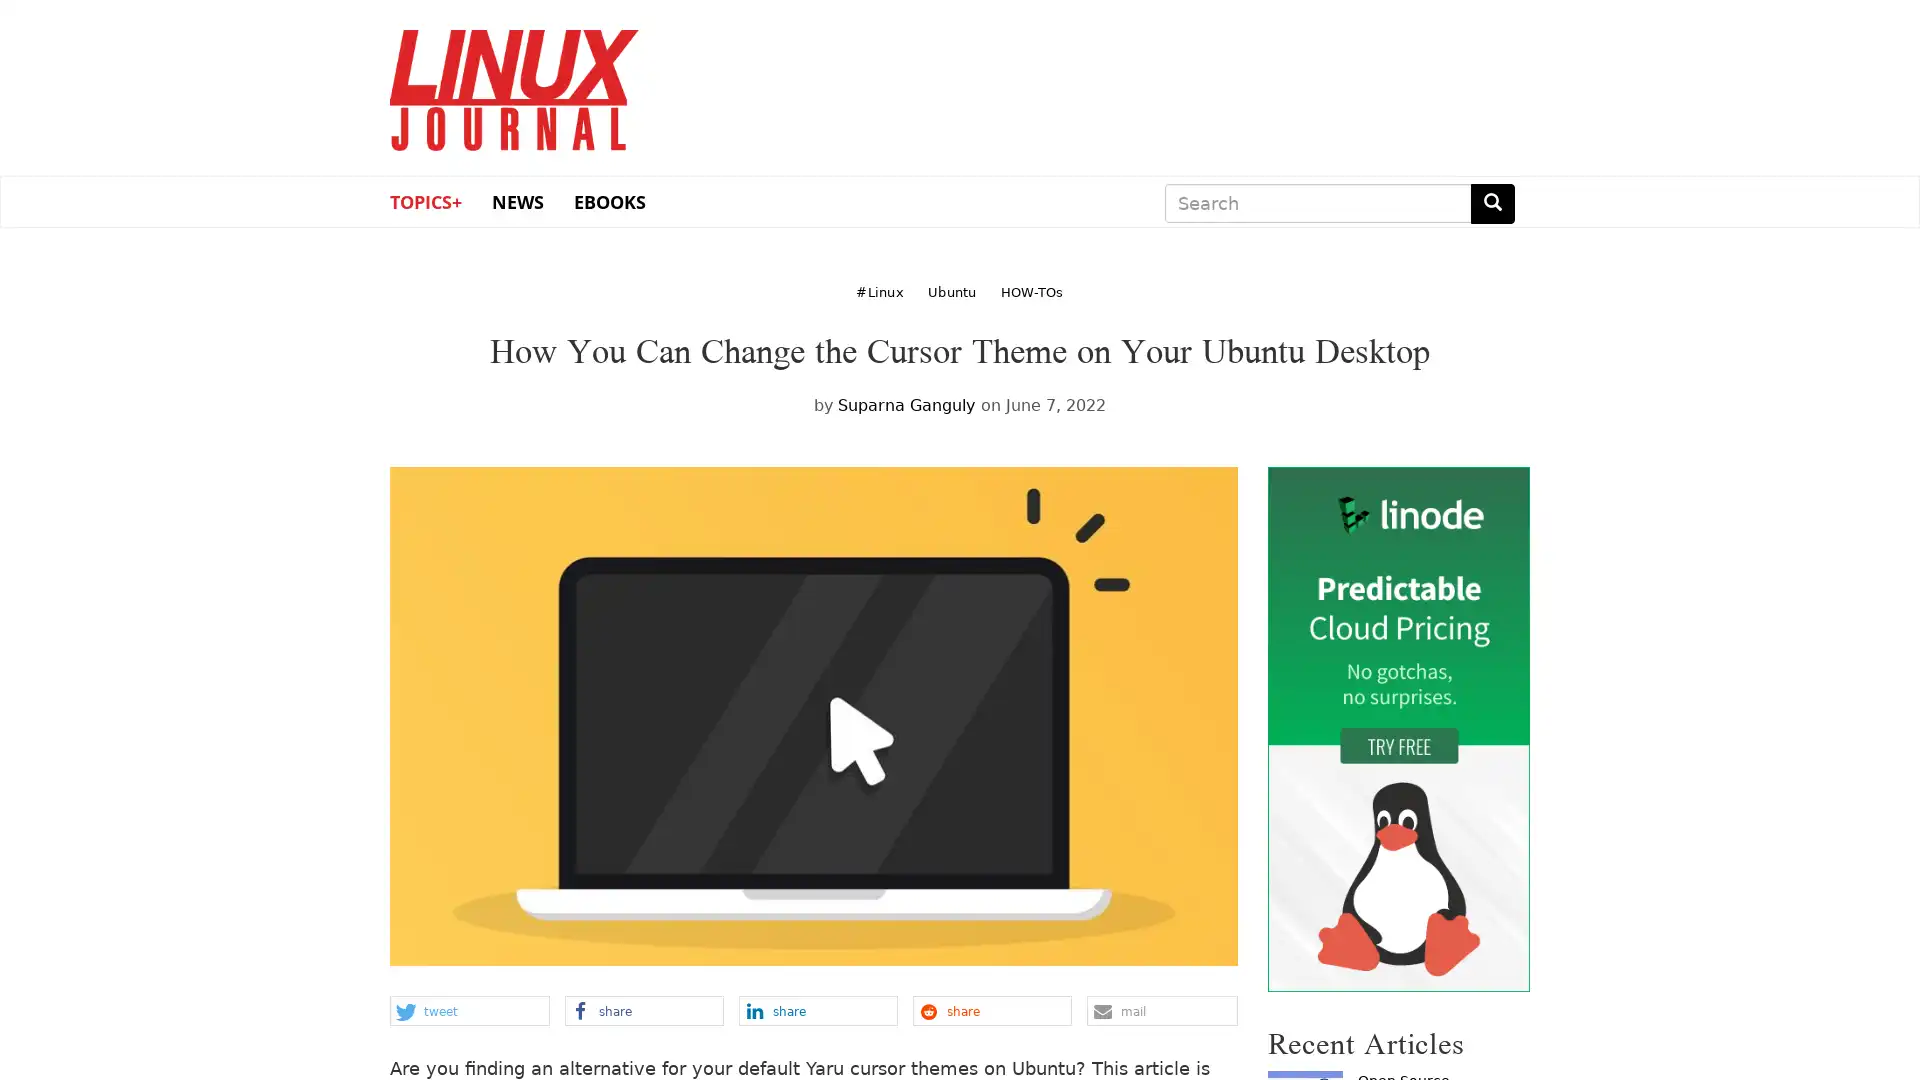  I want to click on Share on Facebook, so click(643, 1010).